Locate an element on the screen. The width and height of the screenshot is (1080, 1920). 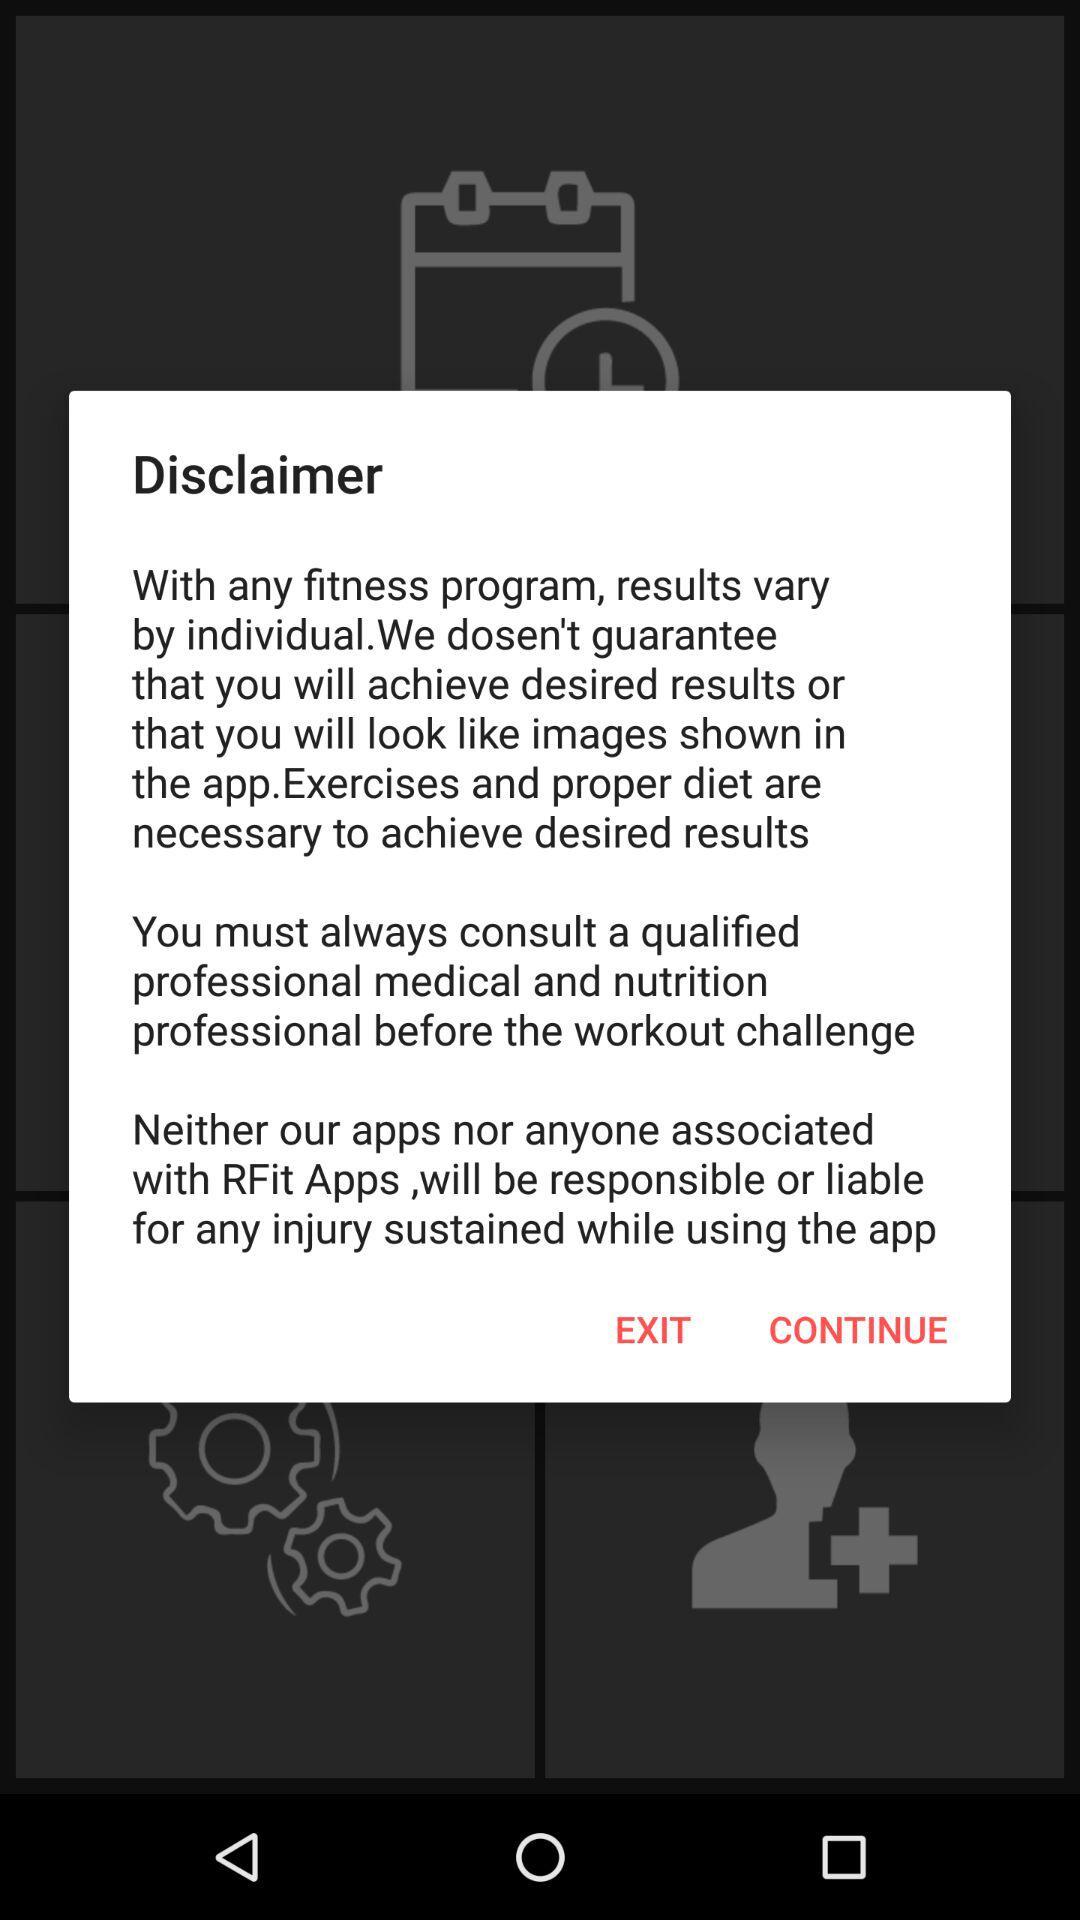
item to the right of exit item is located at coordinates (857, 1329).